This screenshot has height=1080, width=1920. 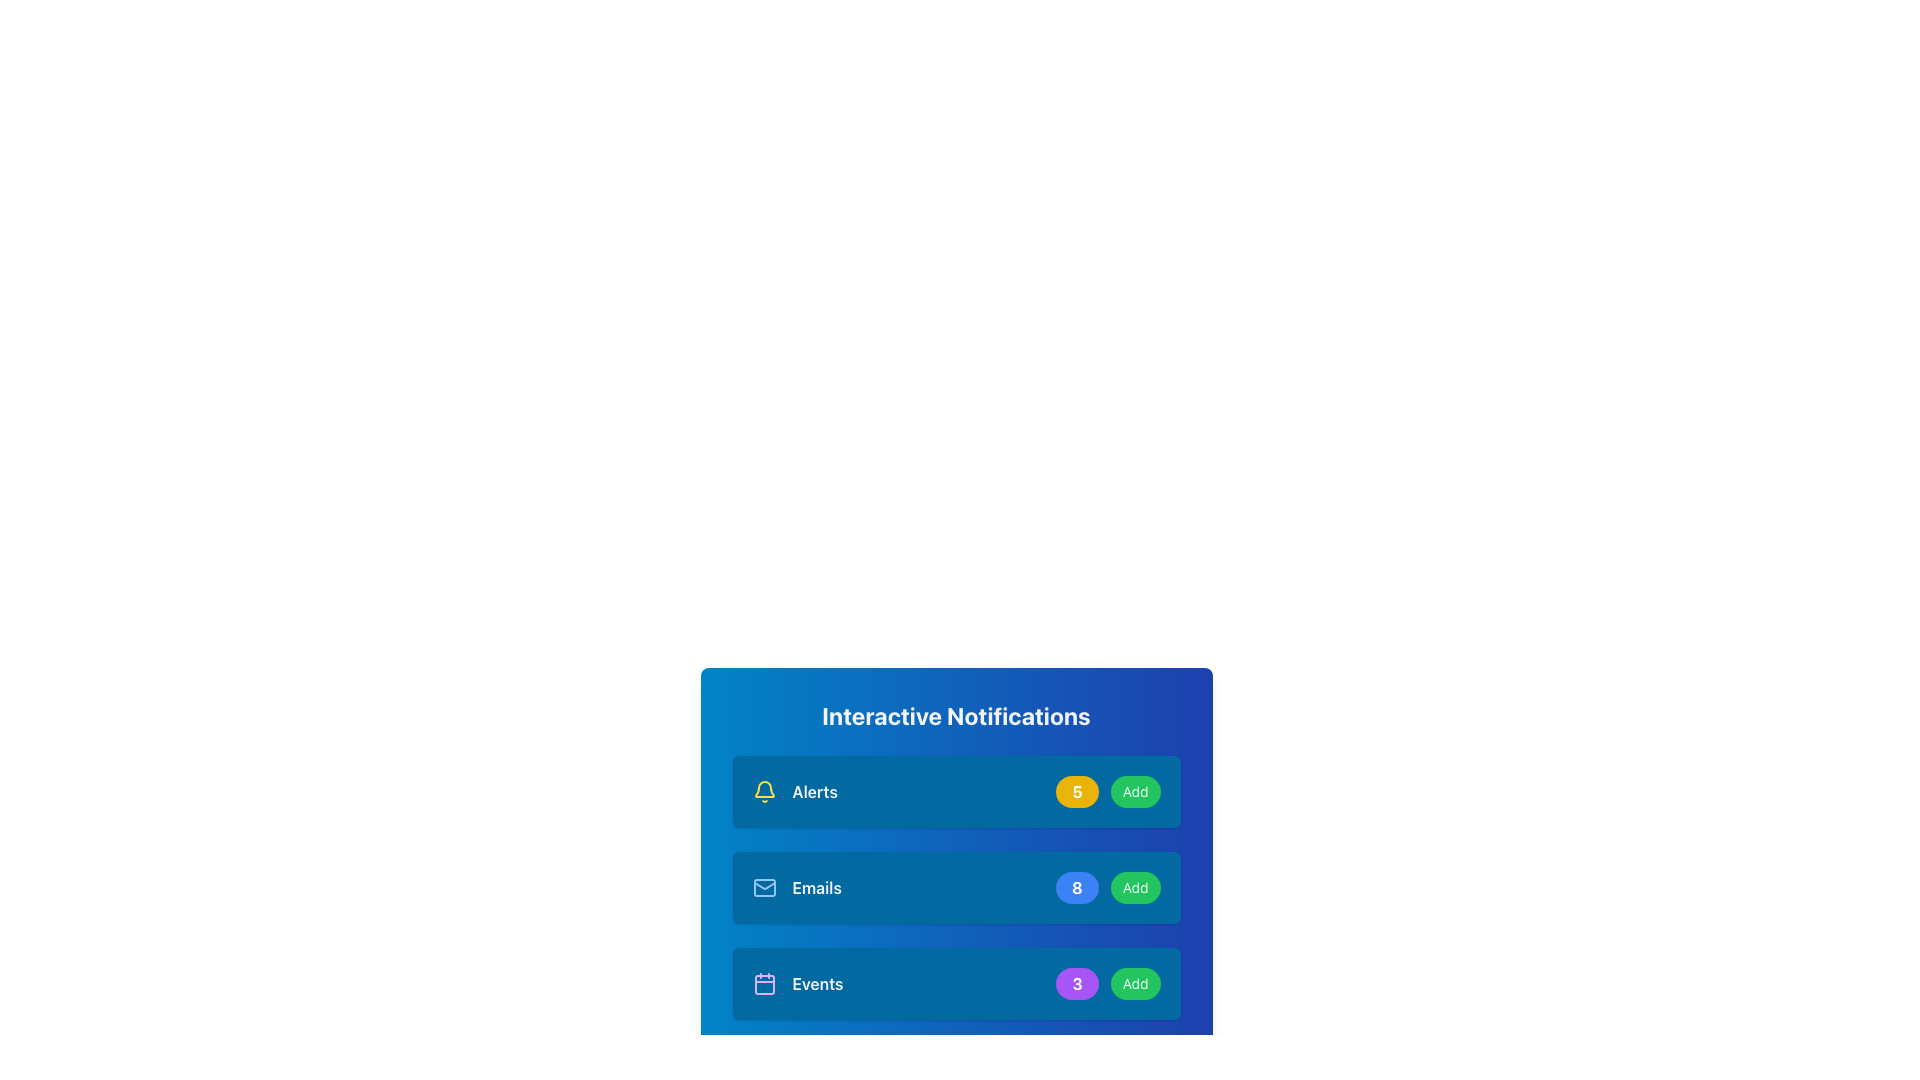 I want to click on the second row of the Notification Panel labeled 'Emails', which shows the count of 8 emails and has an 'Add' button, so click(x=955, y=886).